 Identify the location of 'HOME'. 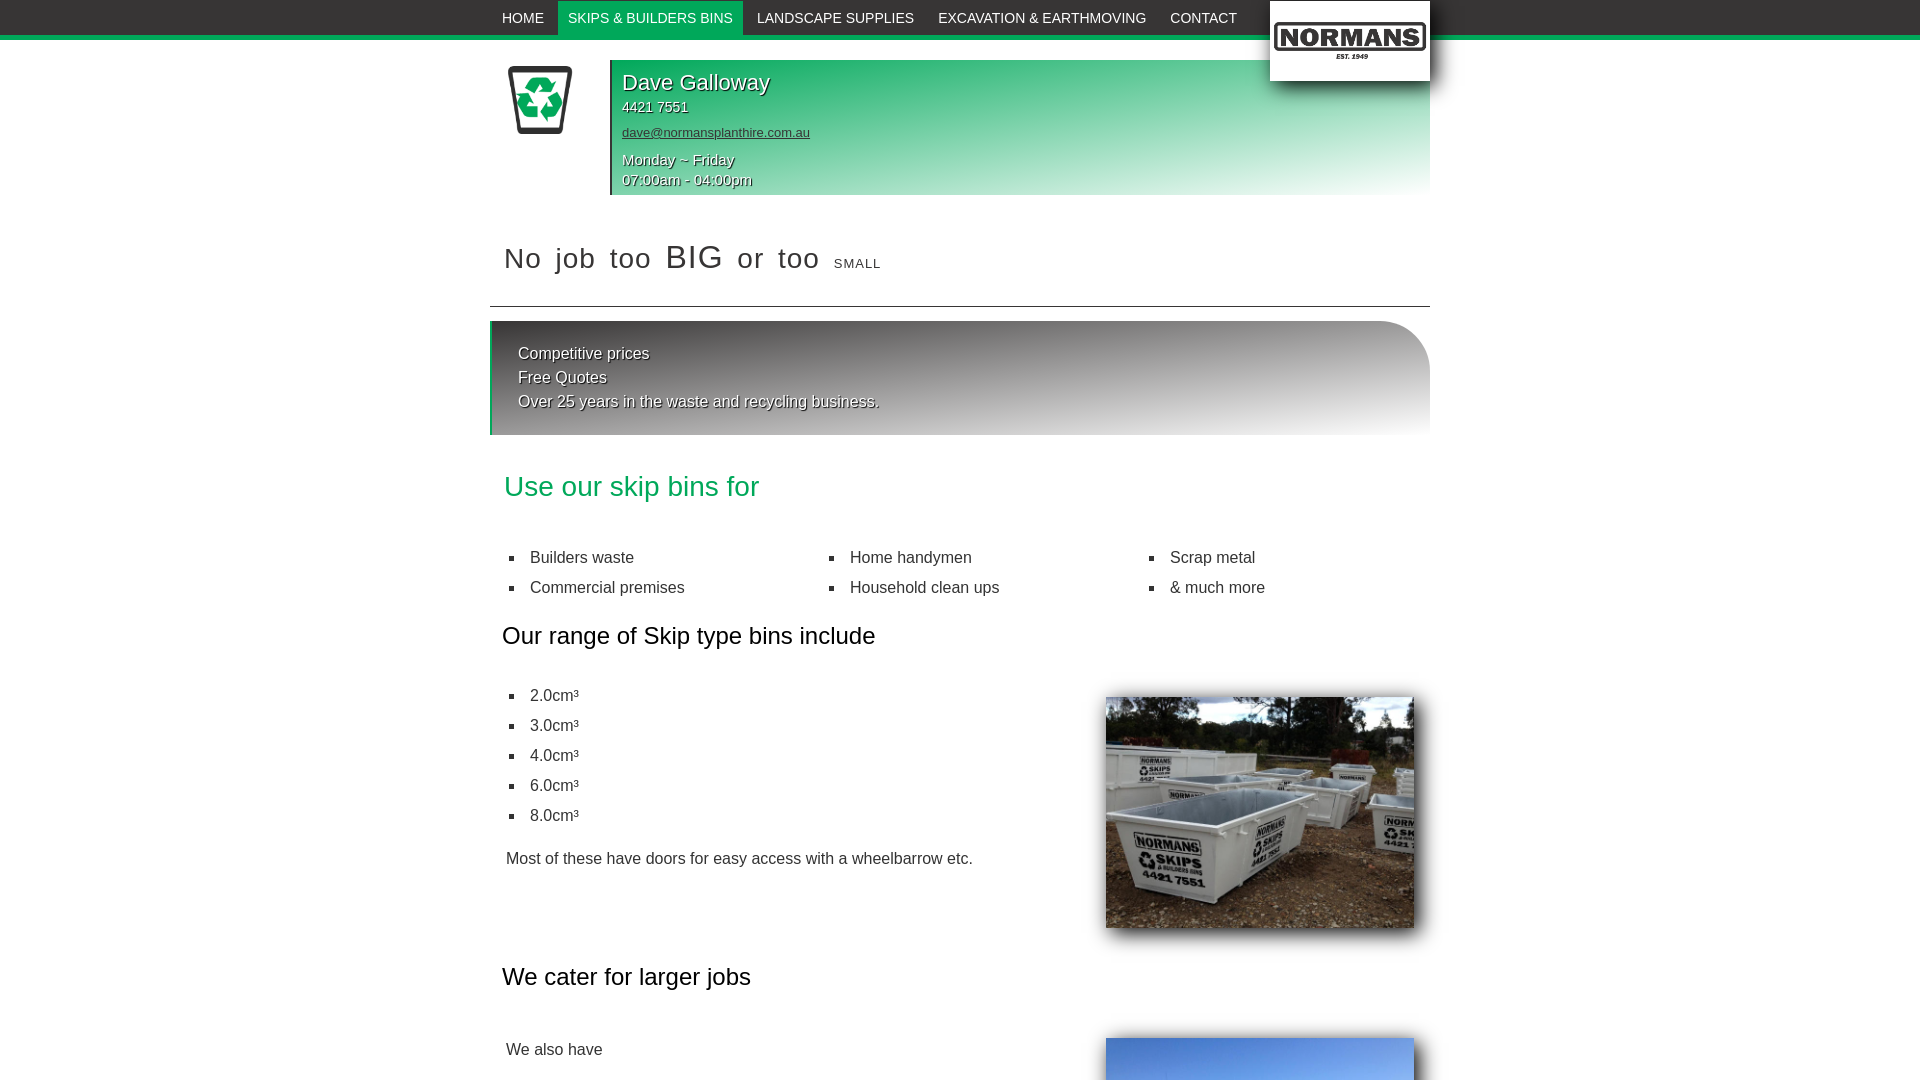
(523, 18).